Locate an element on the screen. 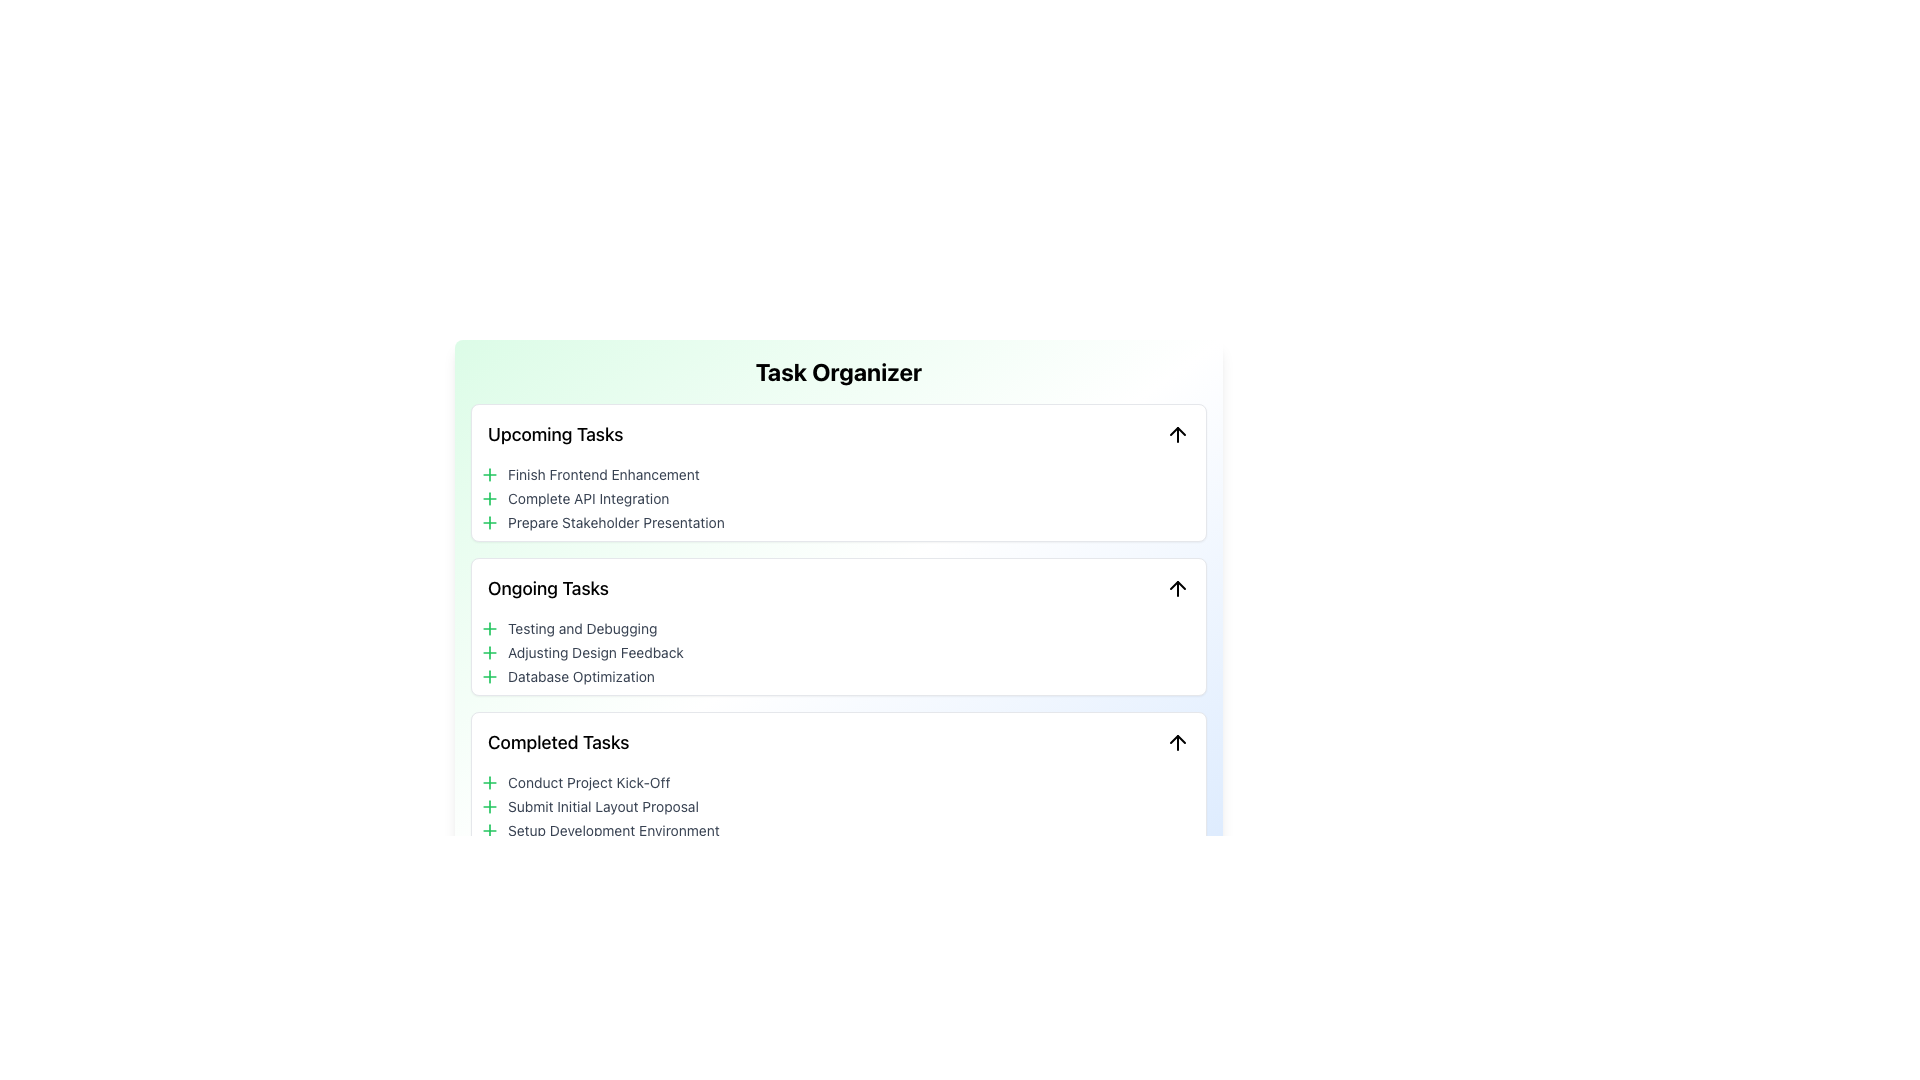 This screenshot has height=1080, width=1920. the text label displaying 'Adjusting Design Feedback', which is the second item in the 'Ongoing Tasks' section, located between 'Testing and Debugging' and 'Database Optimization' is located at coordinates (594, 652).